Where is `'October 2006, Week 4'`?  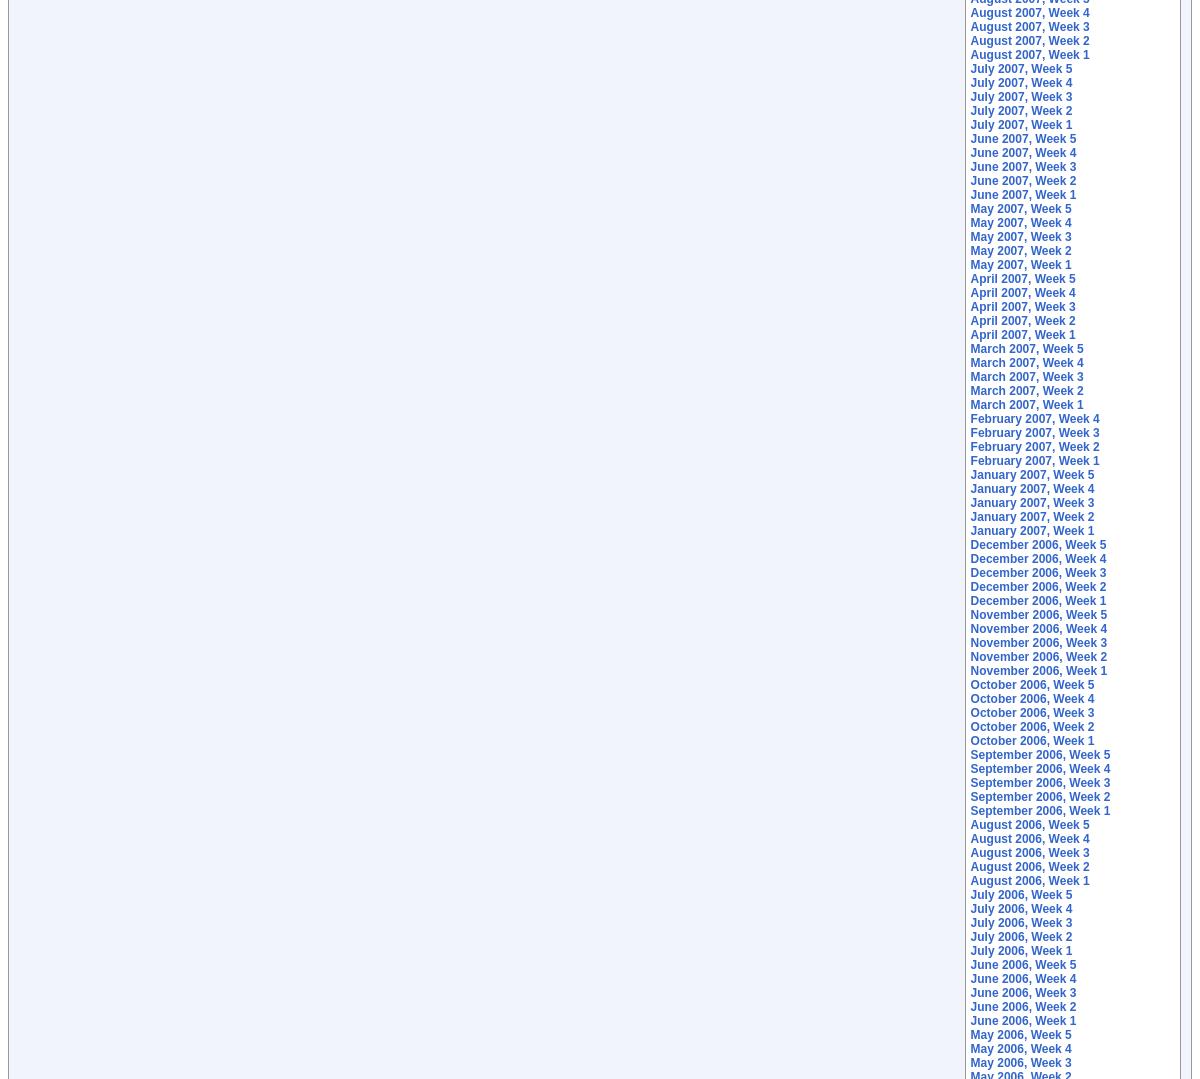
'October 2006, Week 4' is located at coordinates (1032, 698).